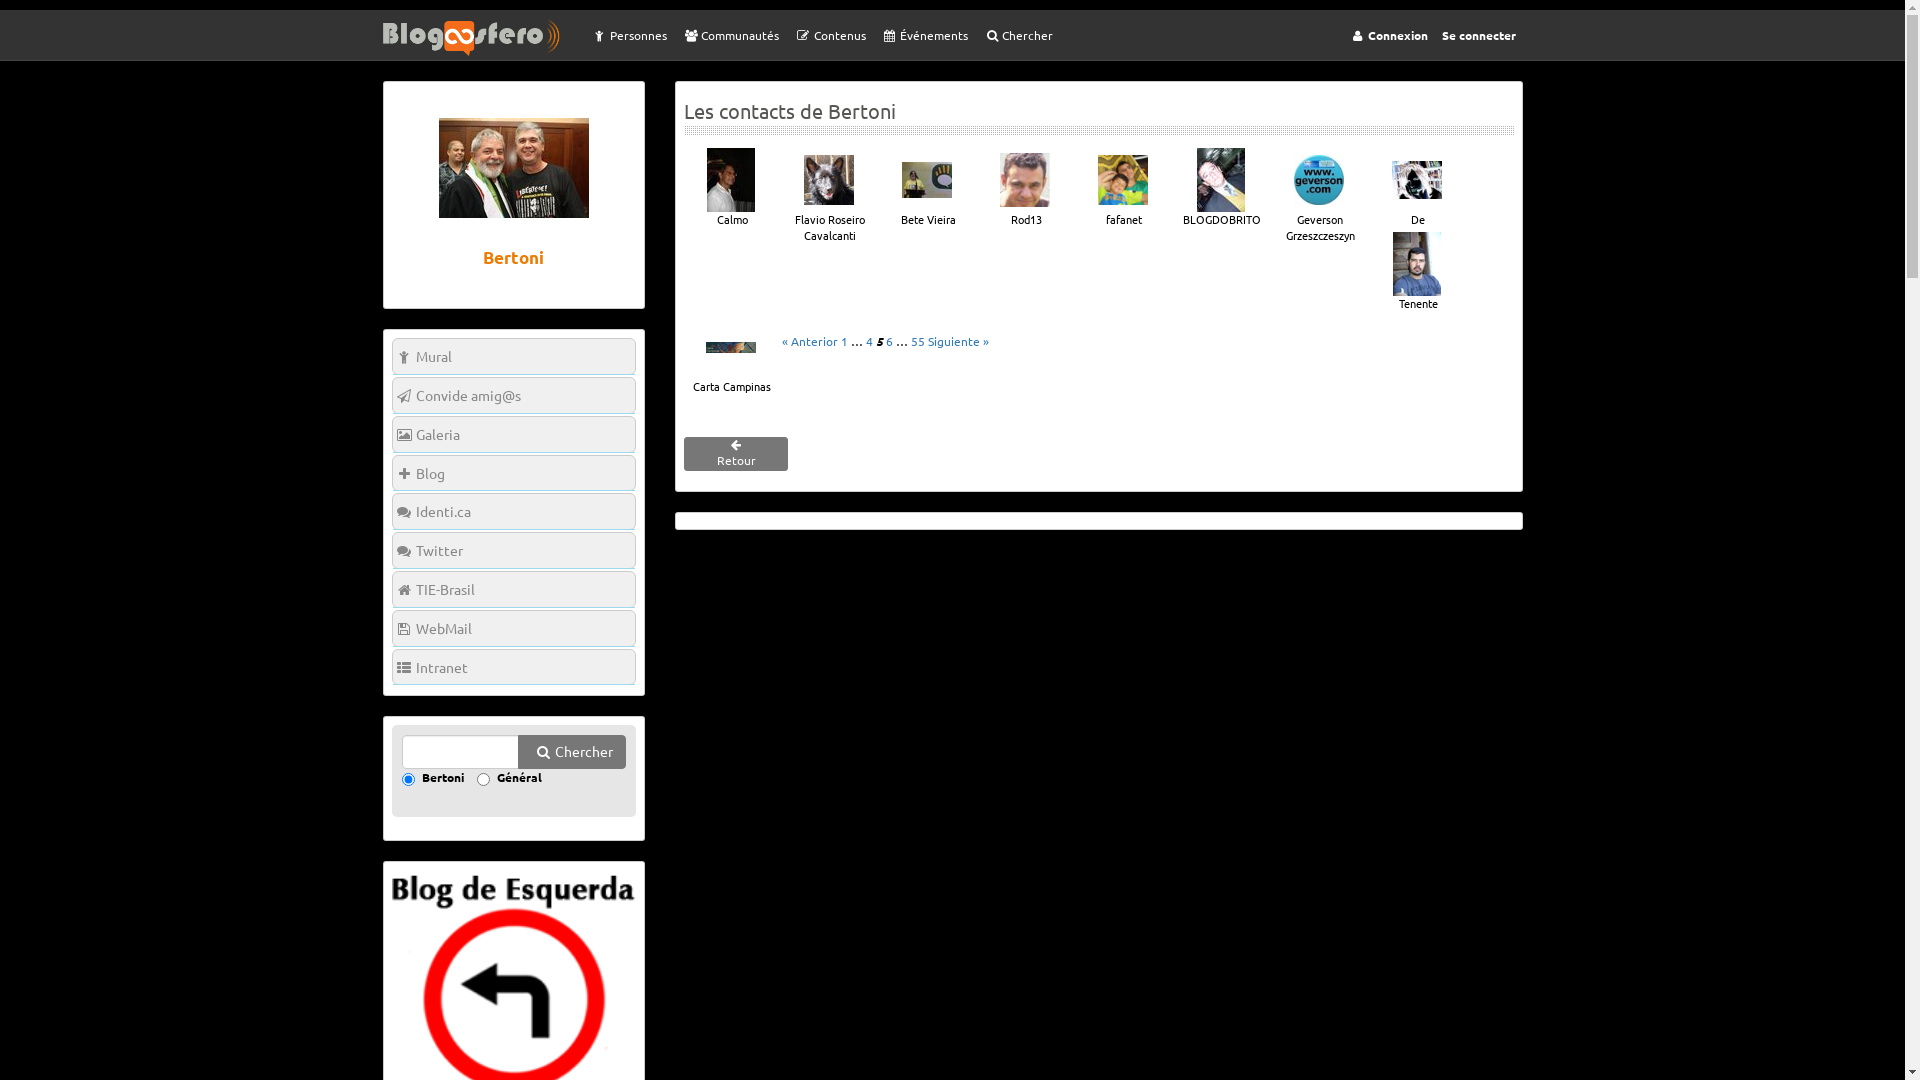 The image size is (1920, 1080). Describe the element at coordinates (1386, 34) in the screenshot. I see `'Connexion'` at that location.